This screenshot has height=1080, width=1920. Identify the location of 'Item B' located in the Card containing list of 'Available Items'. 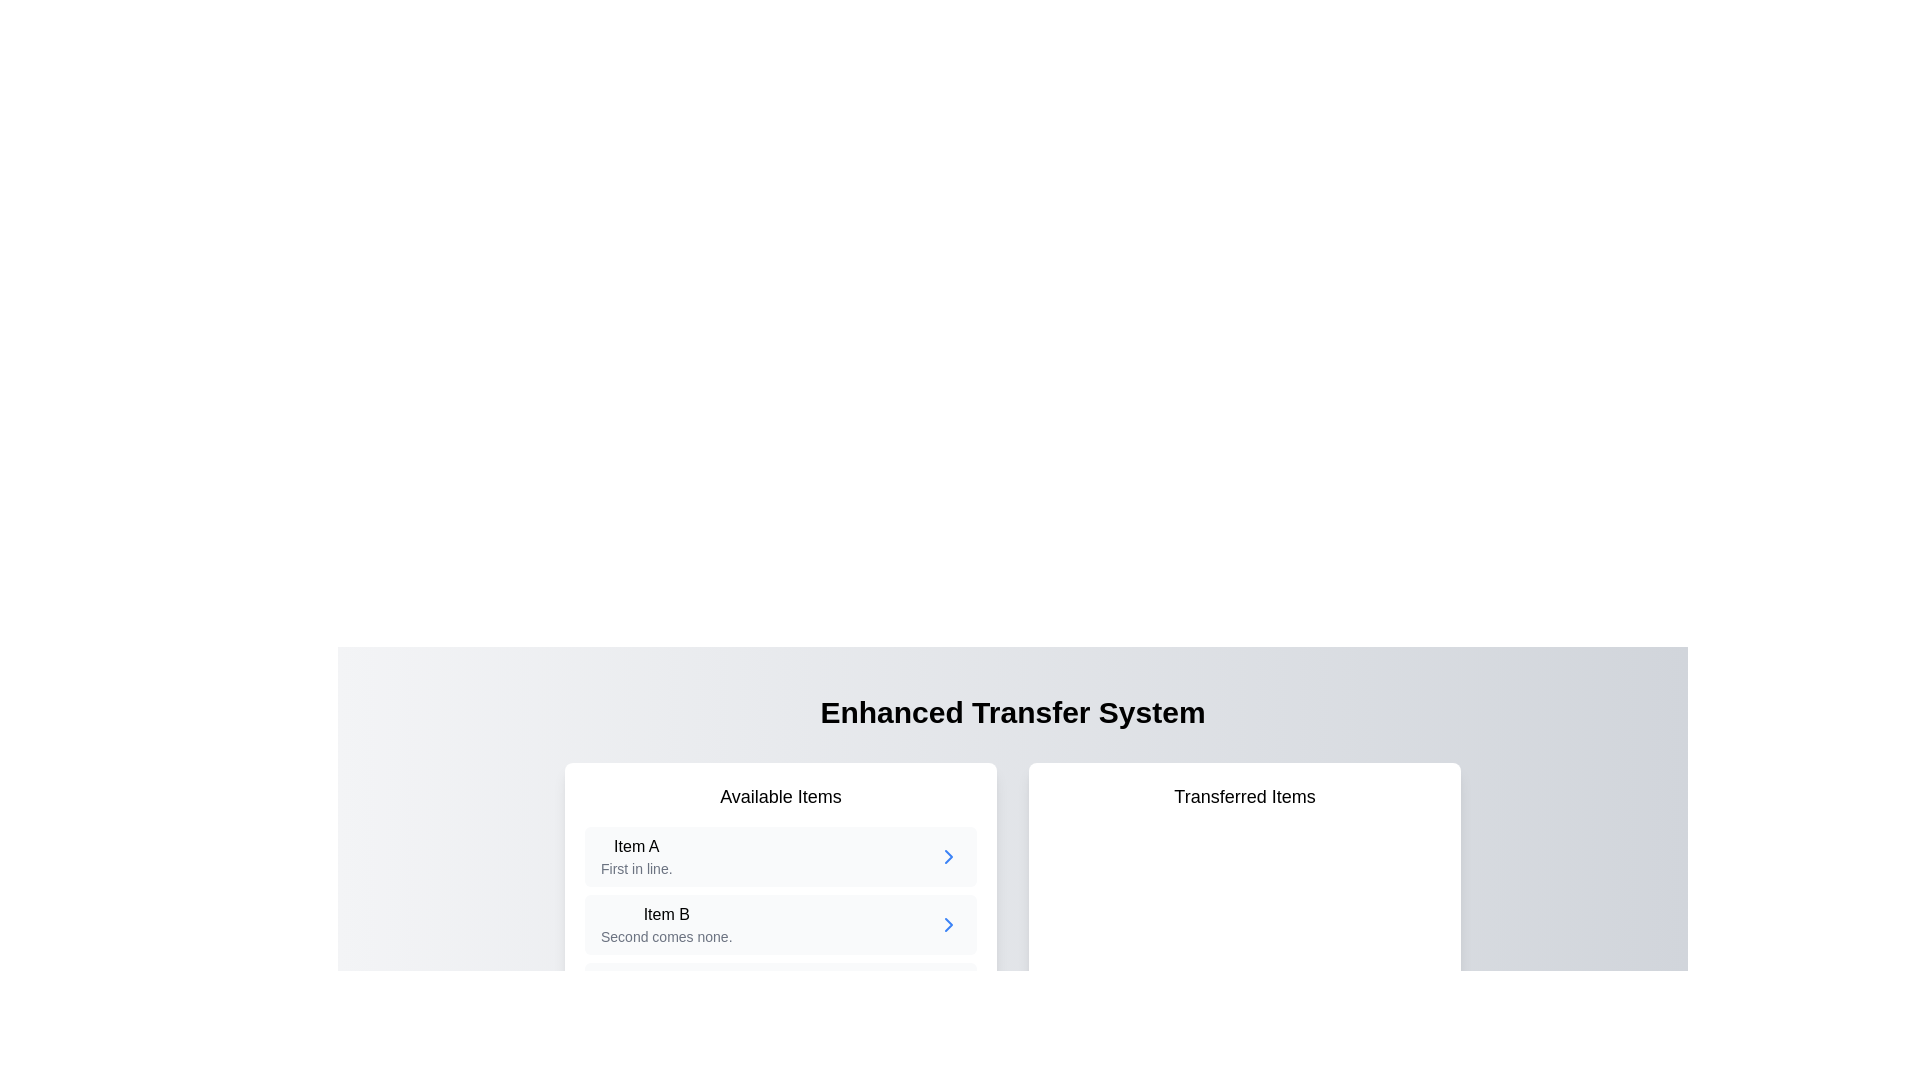
(780, 902).